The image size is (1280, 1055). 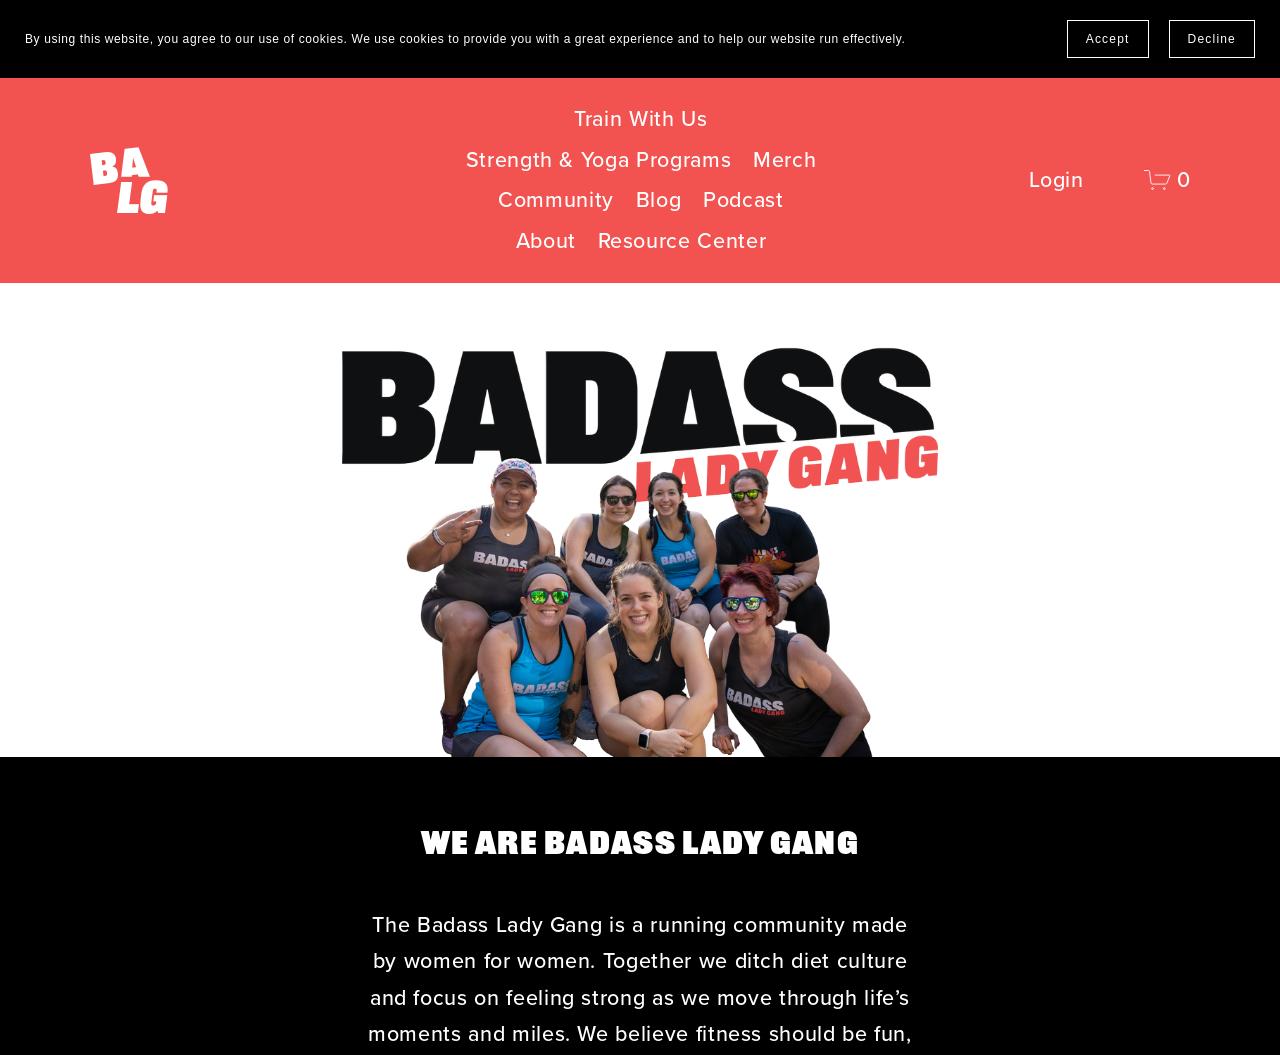 What do you see at coordinates (800, 448) in the screenshot?
I see `'Free Become A Runner 5k Running Plan'` at bounding box center [800, 448].